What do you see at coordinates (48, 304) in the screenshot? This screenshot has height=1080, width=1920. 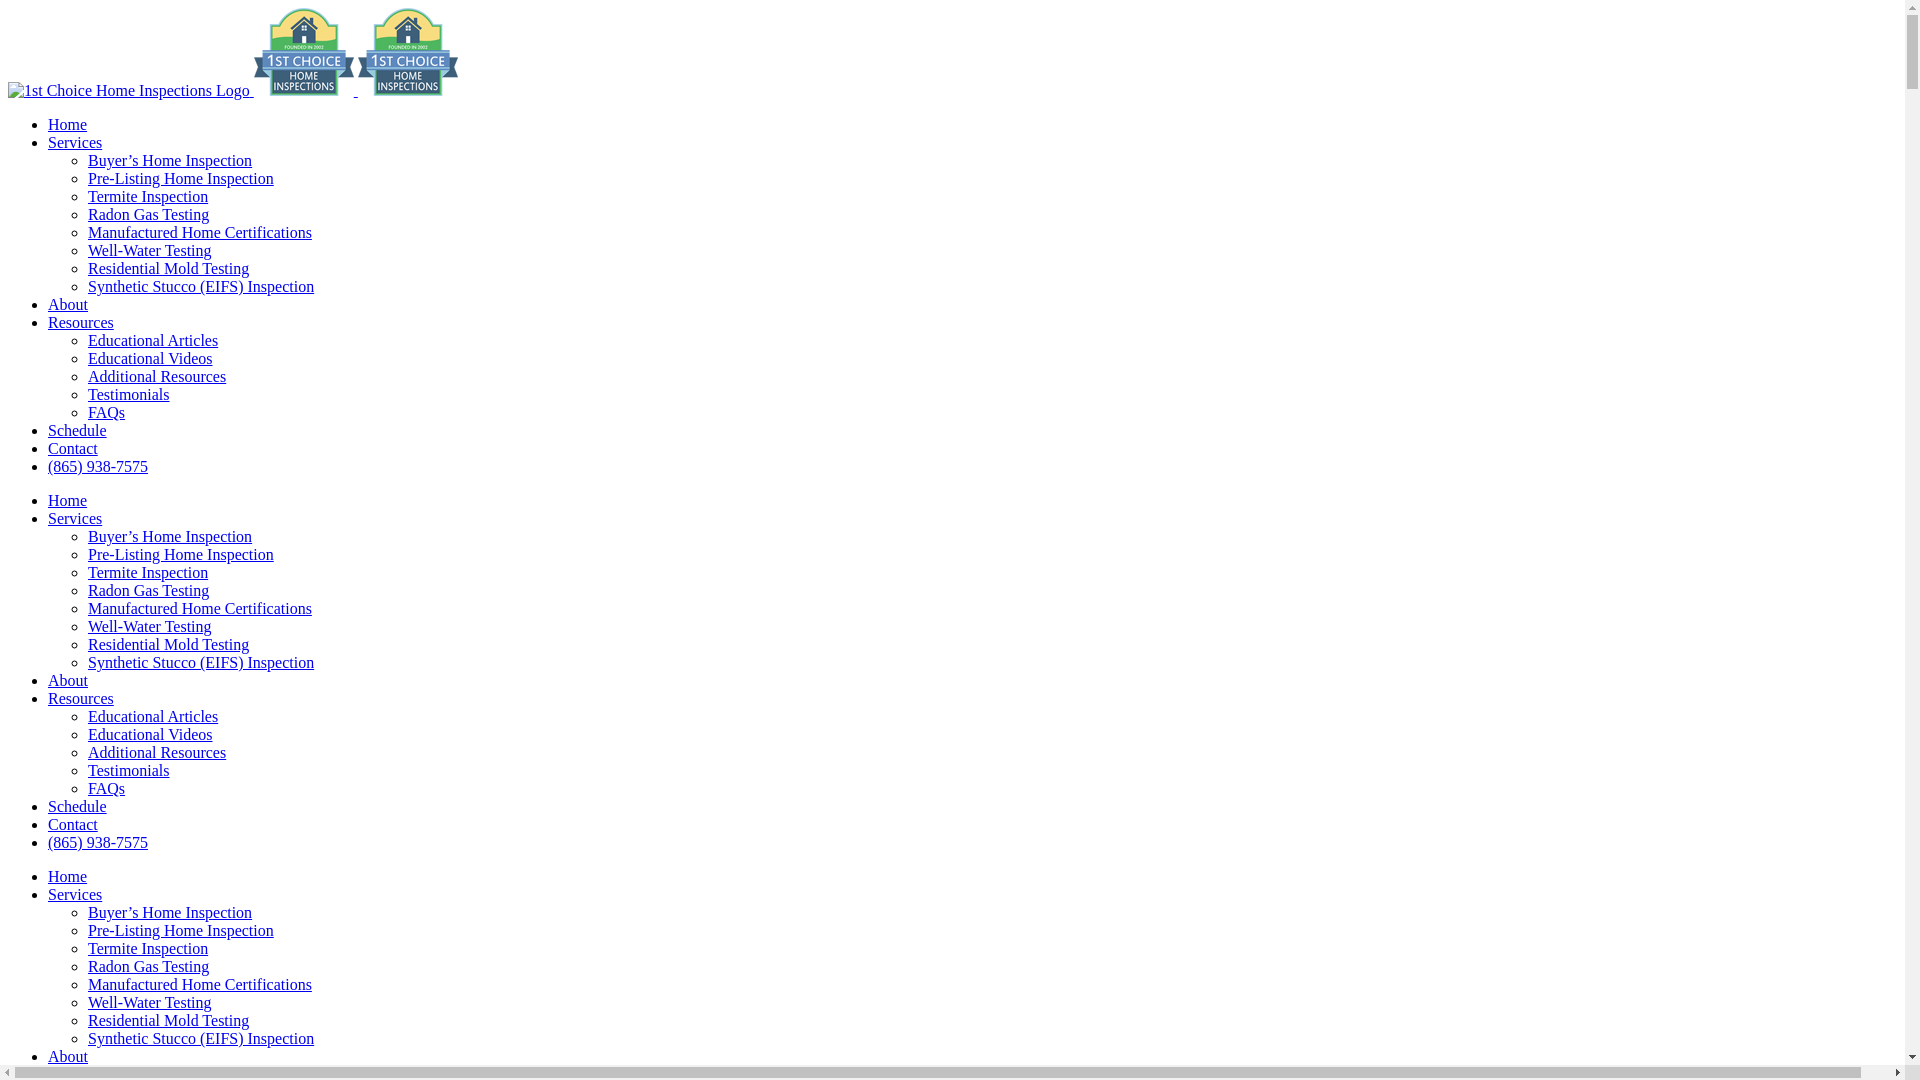 I see `'About'` at bounding box center [48, 304].